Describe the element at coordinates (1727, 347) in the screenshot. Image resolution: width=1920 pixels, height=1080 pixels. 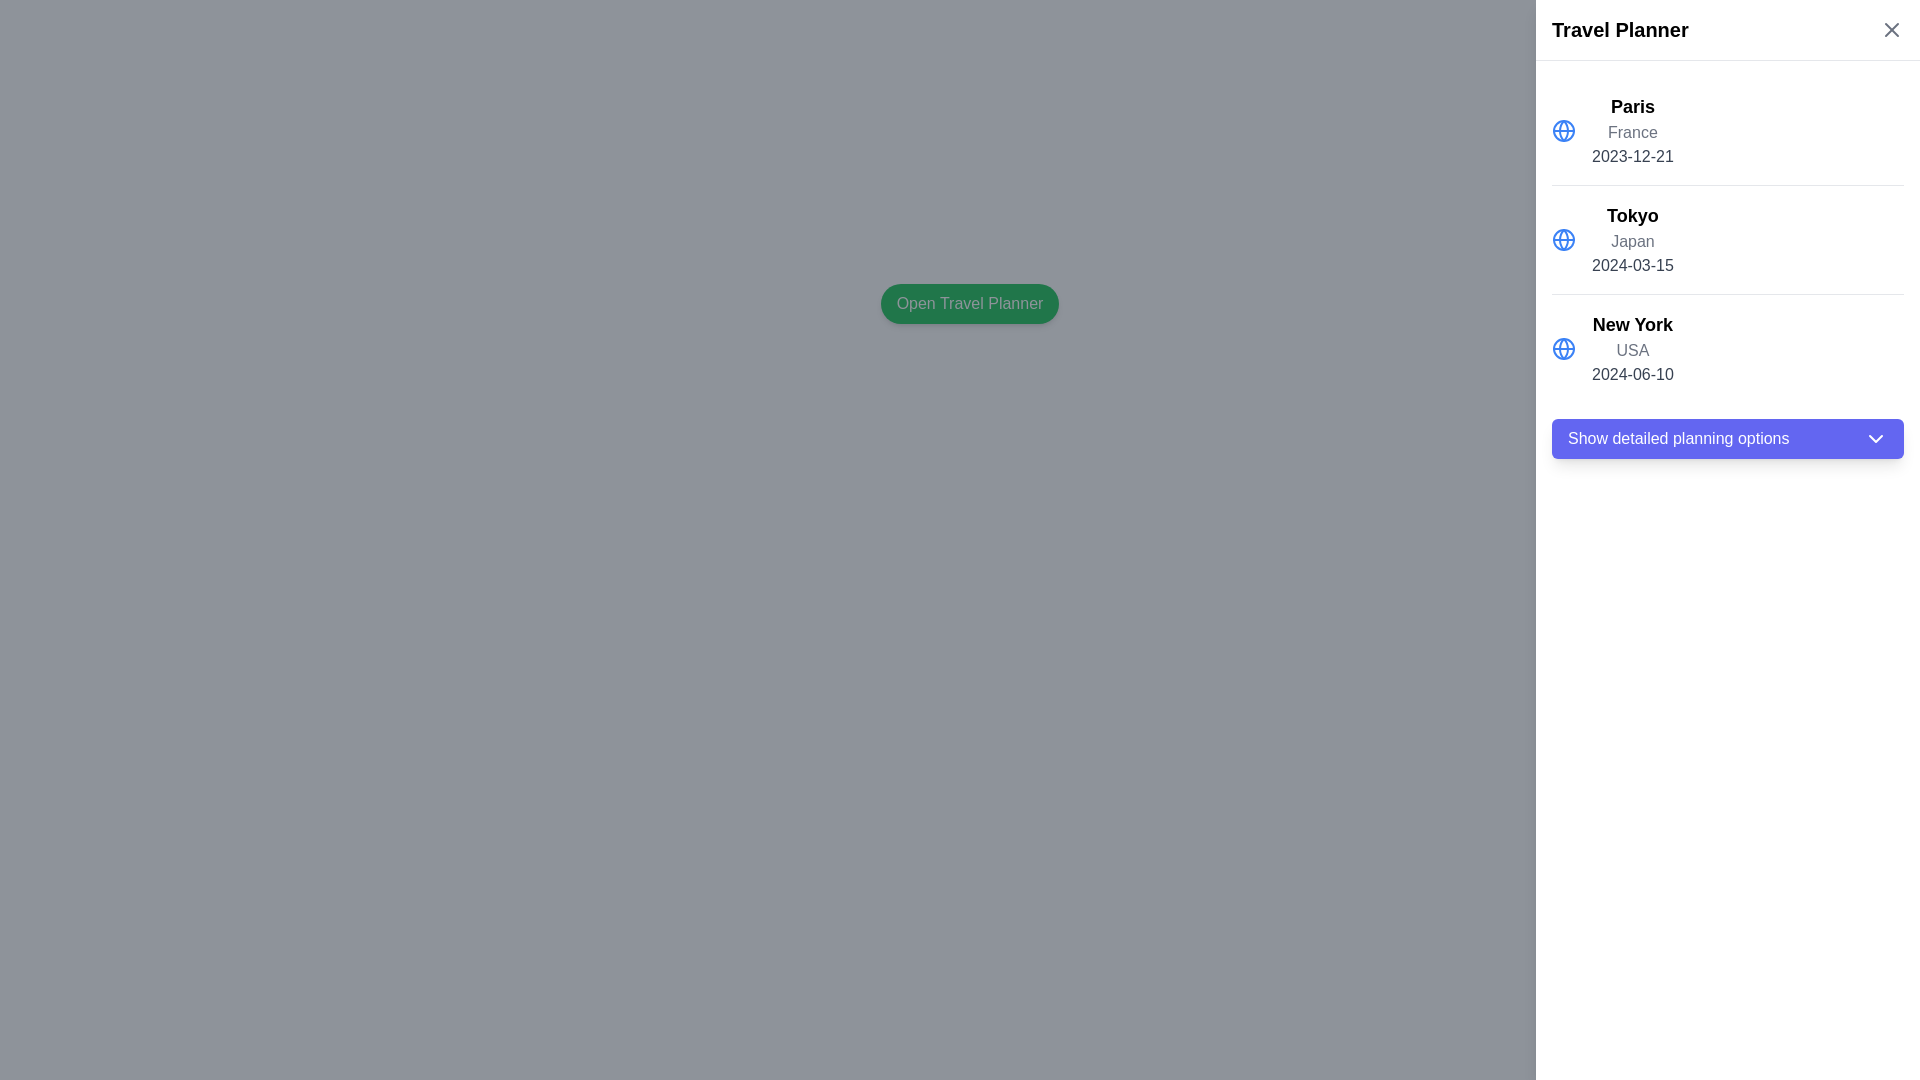
I see `the third list item in the Travel Planner section, which displays 'New York', 'USA', and '2024-06-10'` at that location.